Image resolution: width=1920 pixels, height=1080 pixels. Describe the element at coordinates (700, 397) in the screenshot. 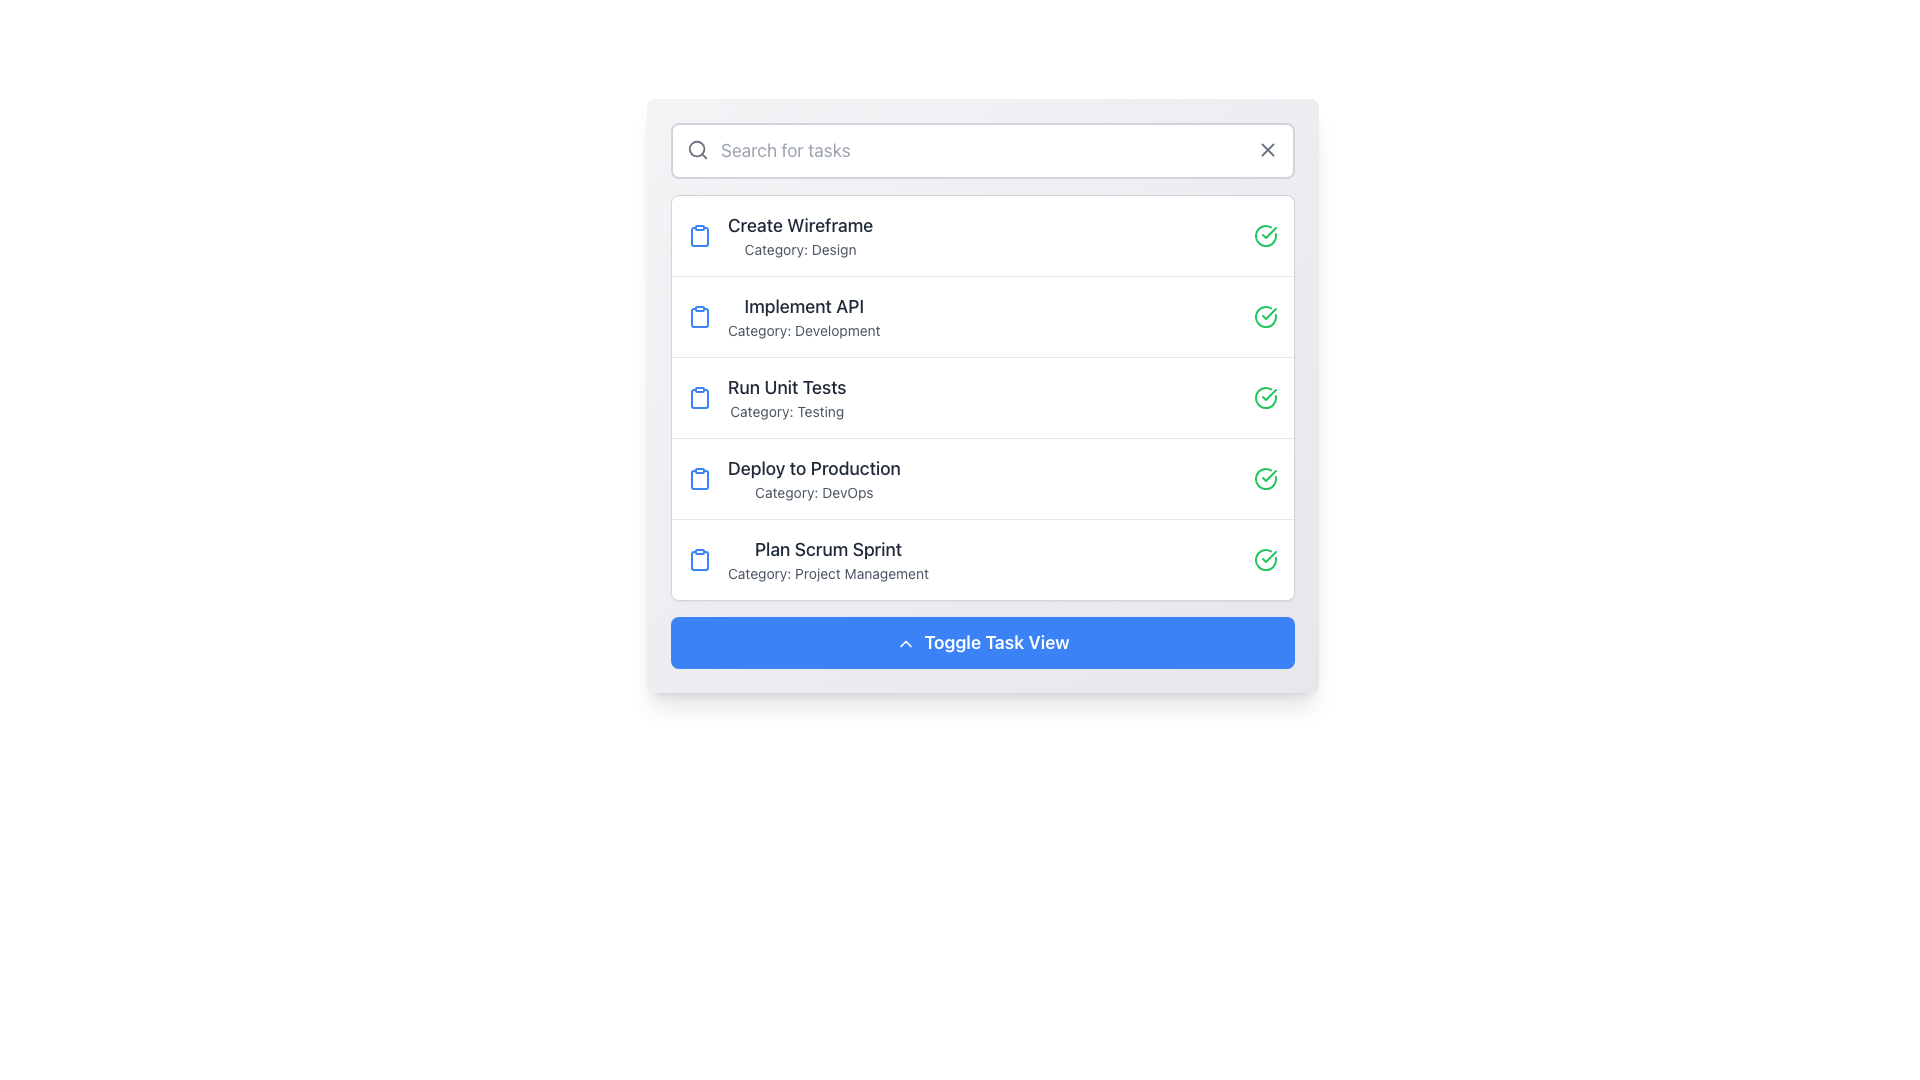

I see `the clipboard icon located to the left of the 'Run Unit Tests' entry` at that location.